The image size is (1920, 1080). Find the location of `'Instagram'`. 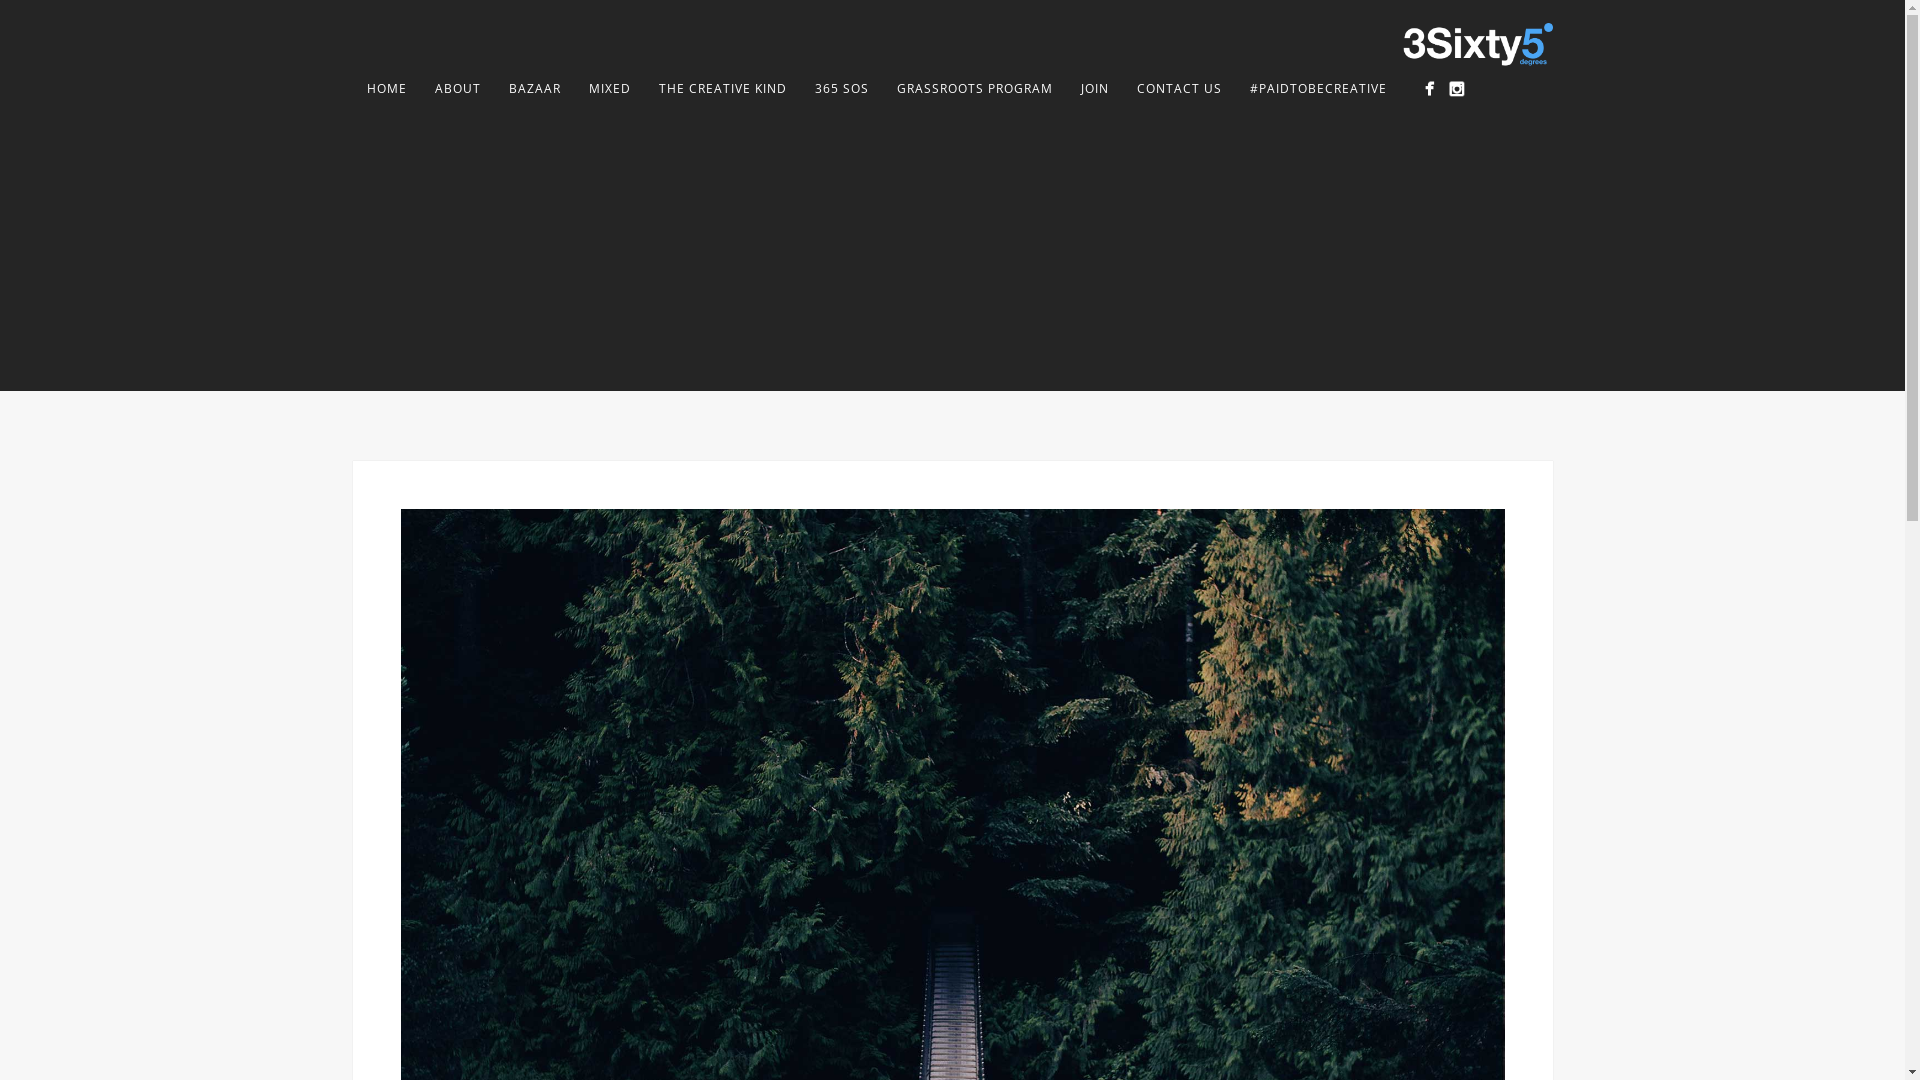

'Instagram' is located at coordinates (1456, 87).